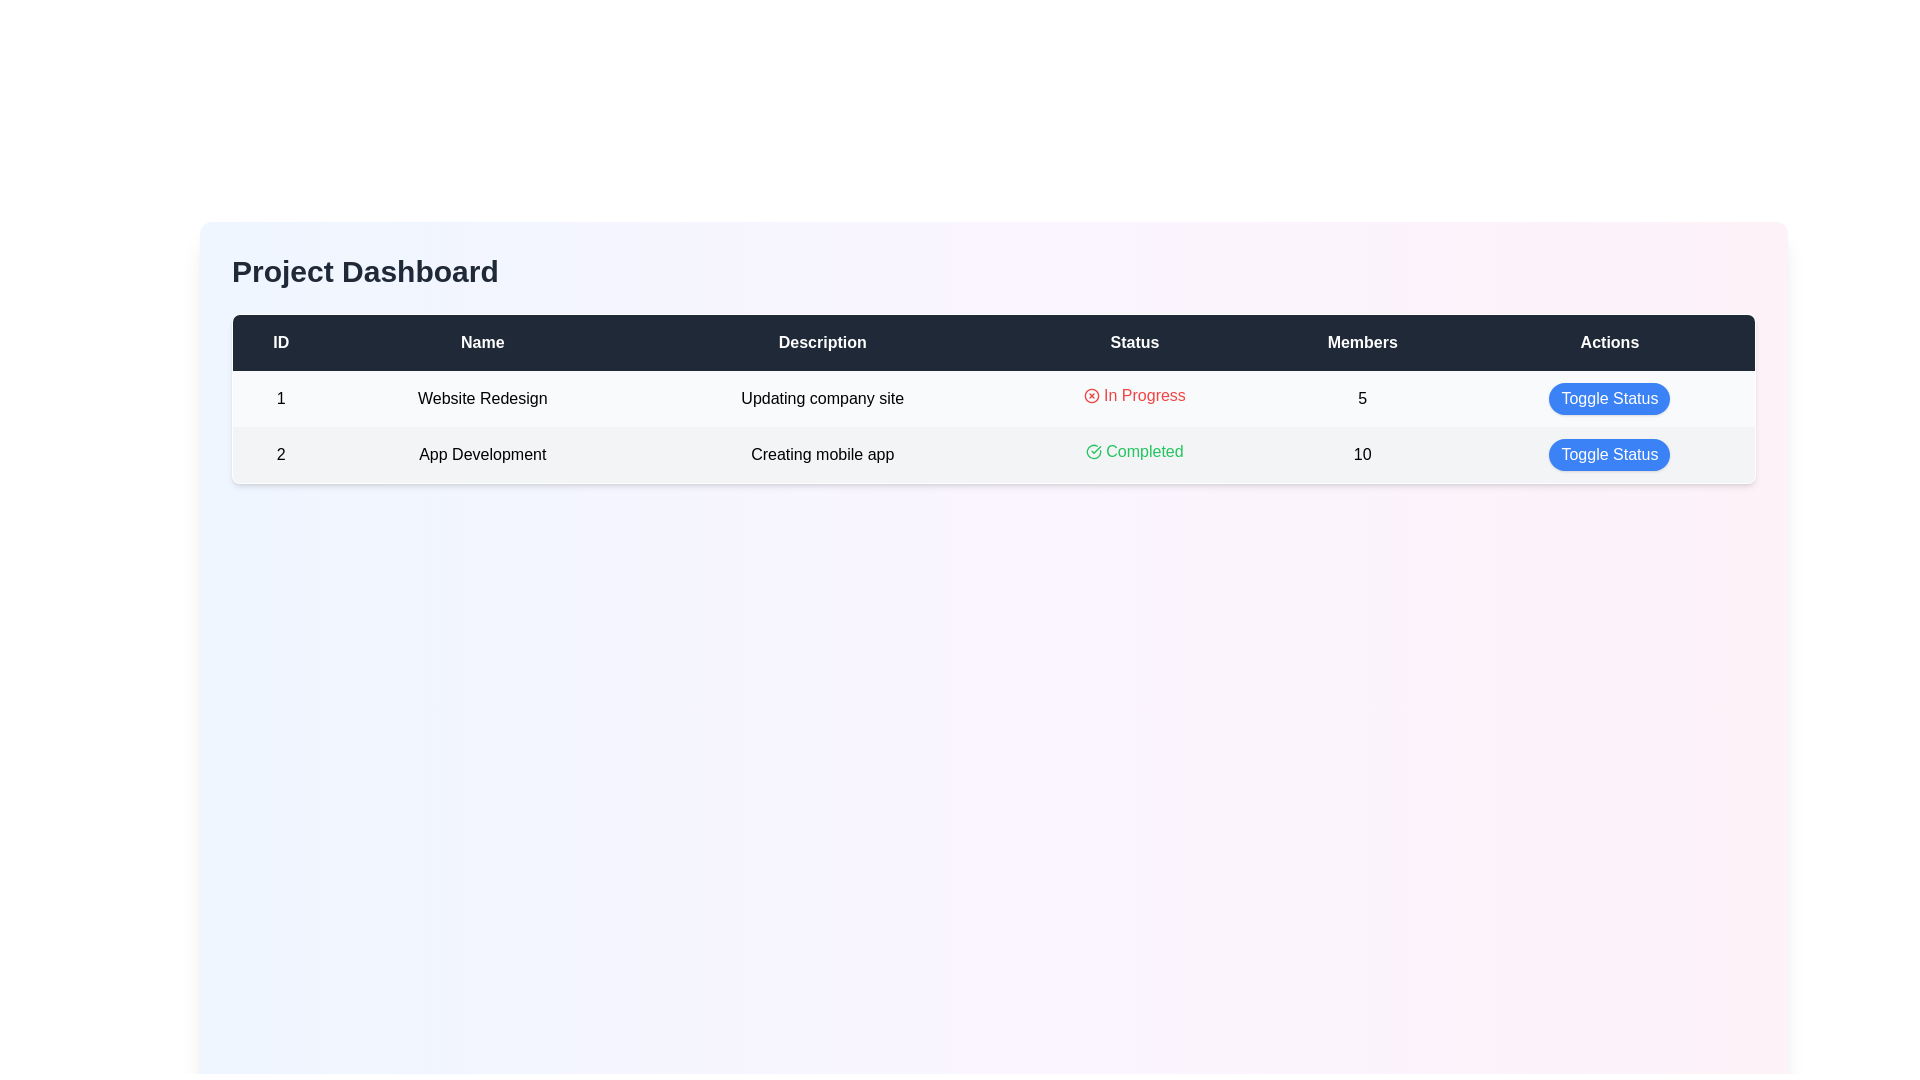  Describe the element at coordinates (1609, 455) in the screenshot. I see `the second 'Toggle Status' button located under the 'Actions' column in the second row of the table` at that location.